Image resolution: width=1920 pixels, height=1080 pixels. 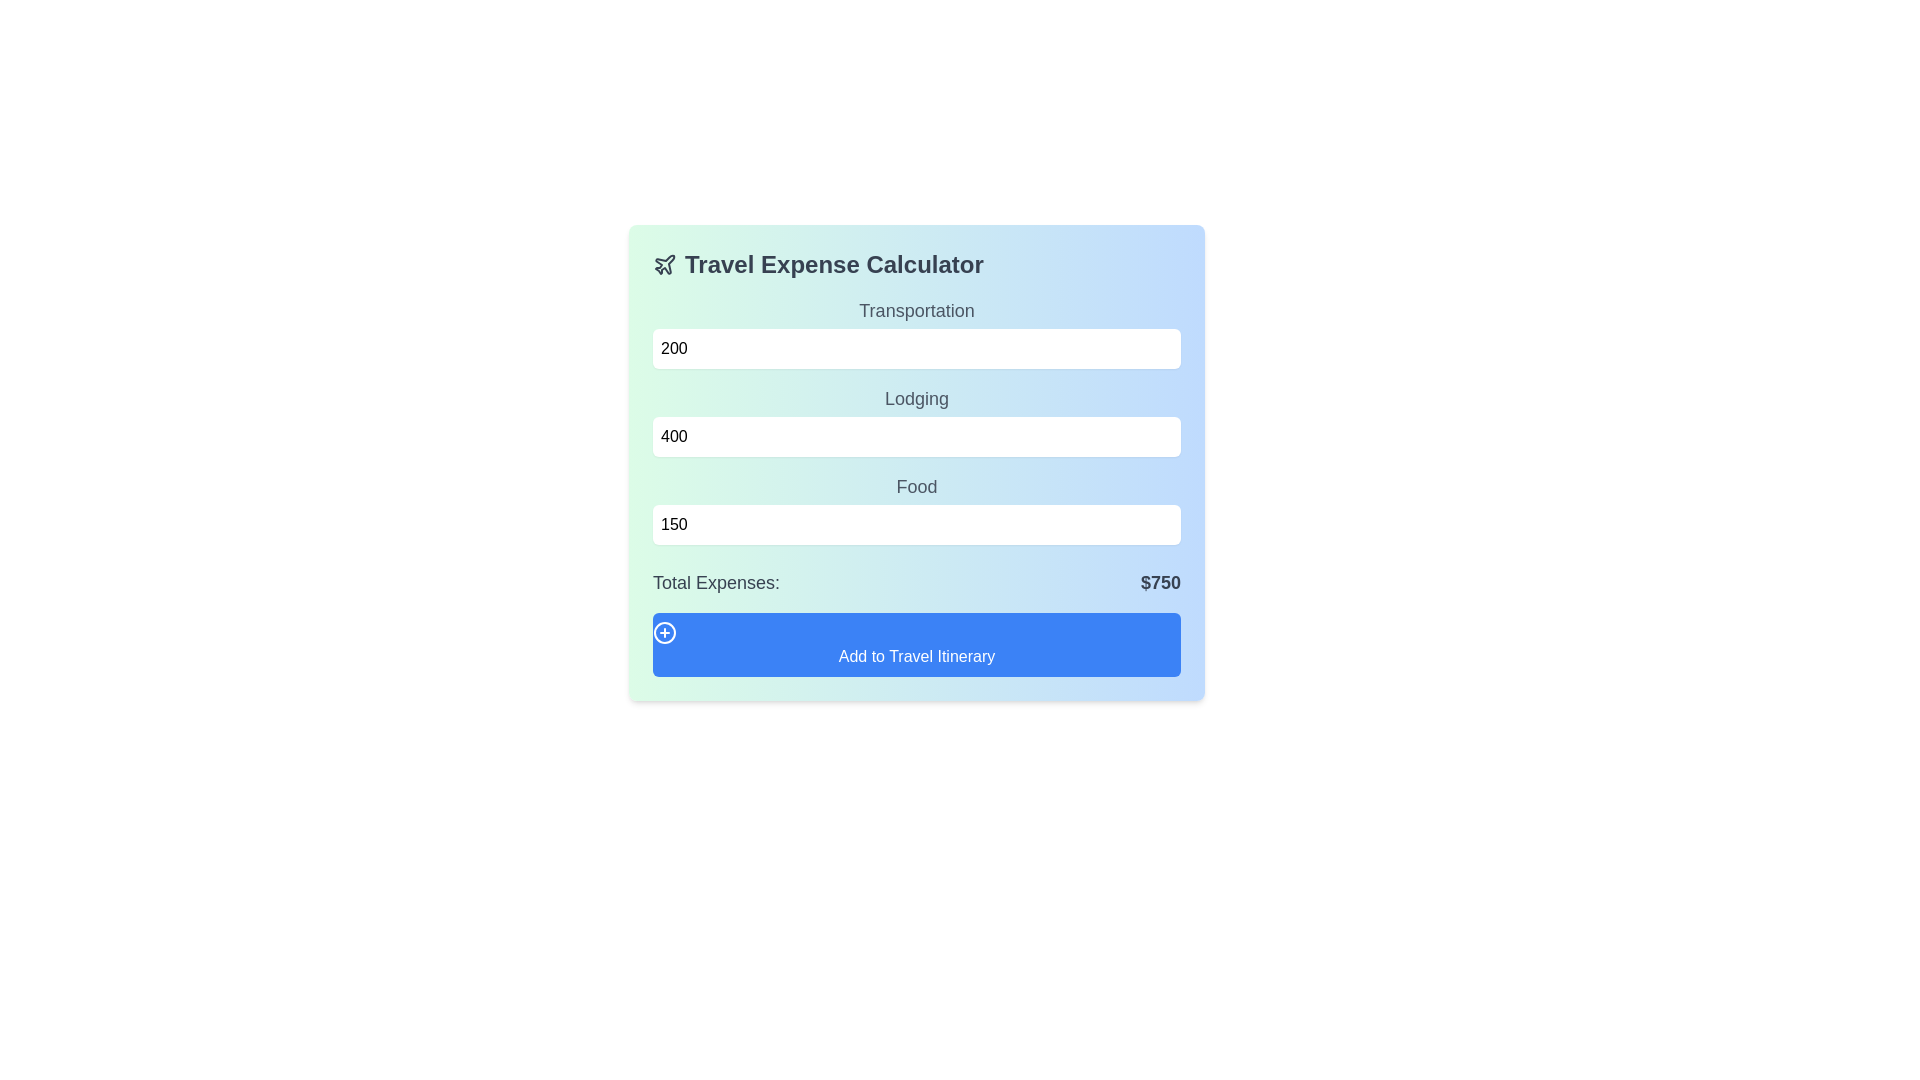 What do you see at coordinates (915, 486) in the screenshot?
I see `the static text label displaying 'Food', which is styled in gray and located above a numeric input field in the 'Lodging' section` at bounding box center [915, 486].